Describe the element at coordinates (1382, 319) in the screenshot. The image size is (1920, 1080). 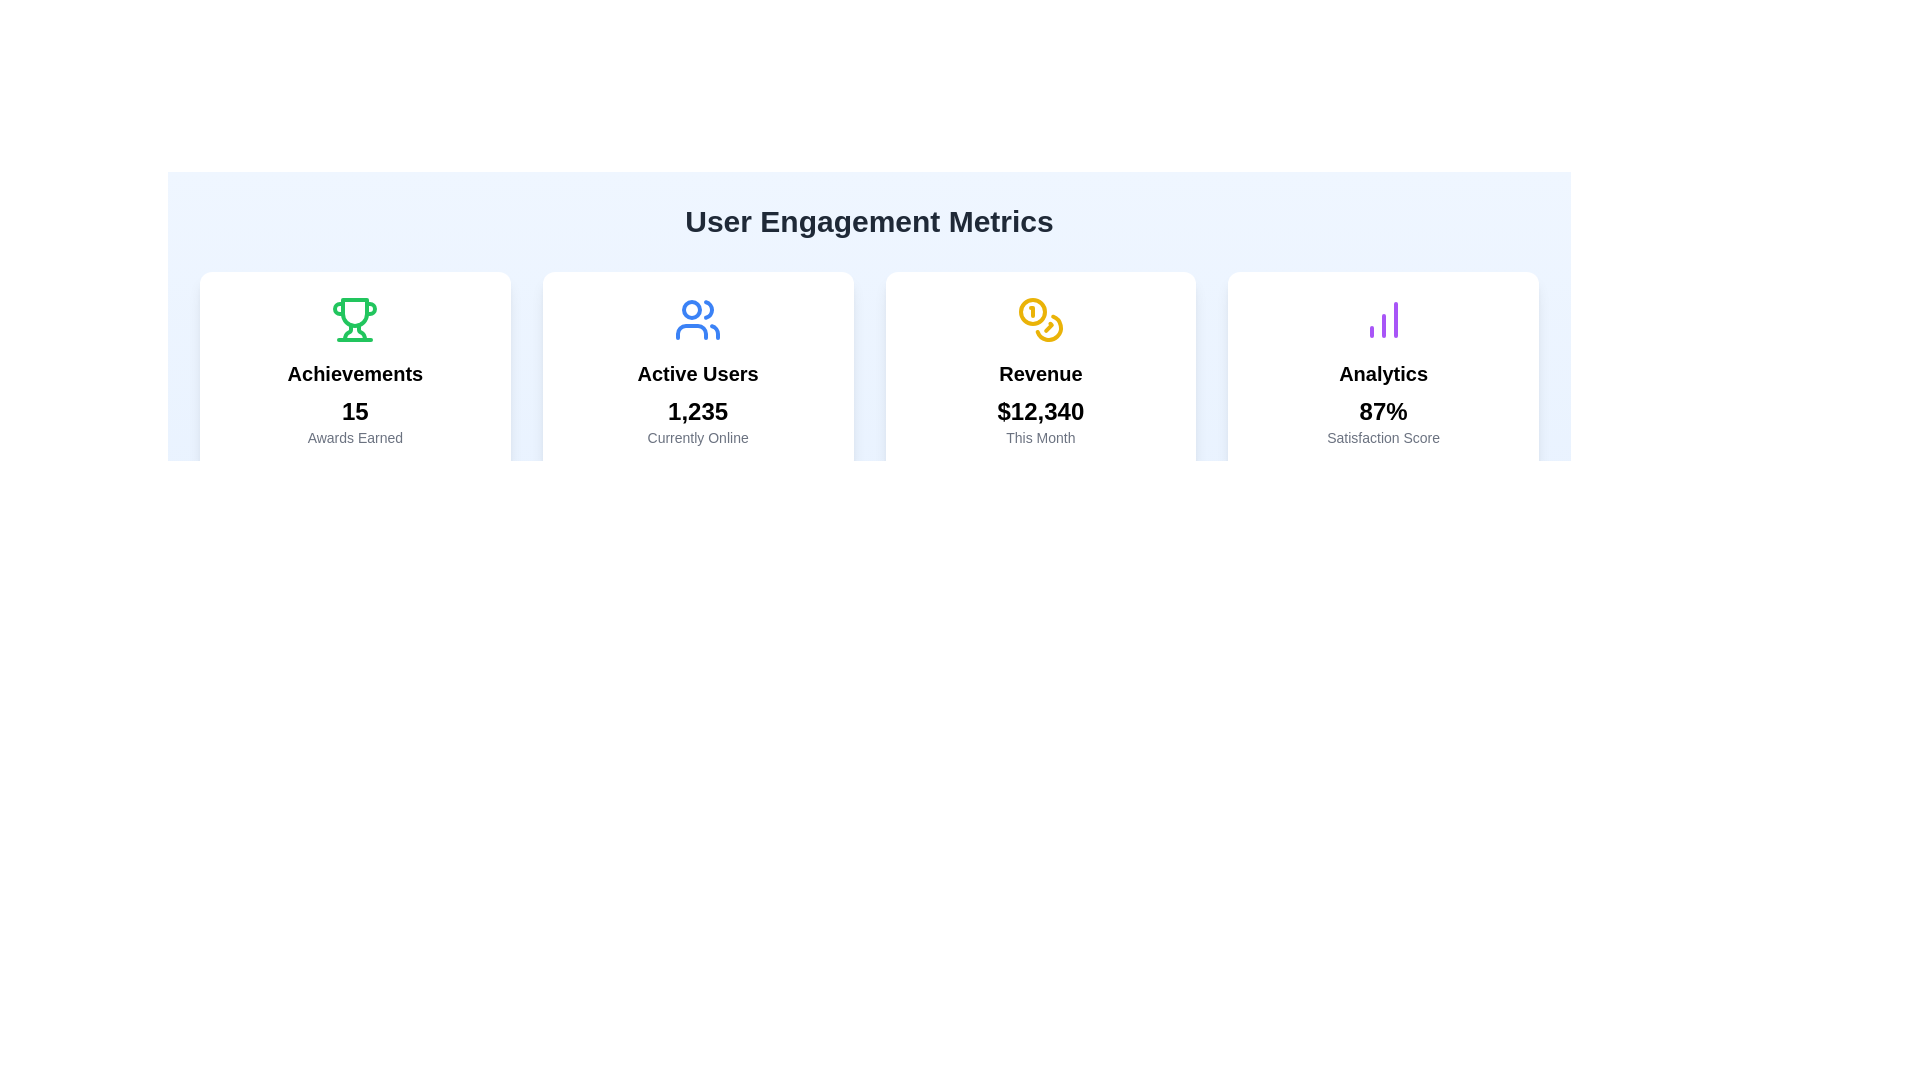
I see `the stylized purple column chart icon located at the top center of the 'Analytics' card, which is the fourth card in the row, just above the text 'Analytics' and '87%'` at that location.